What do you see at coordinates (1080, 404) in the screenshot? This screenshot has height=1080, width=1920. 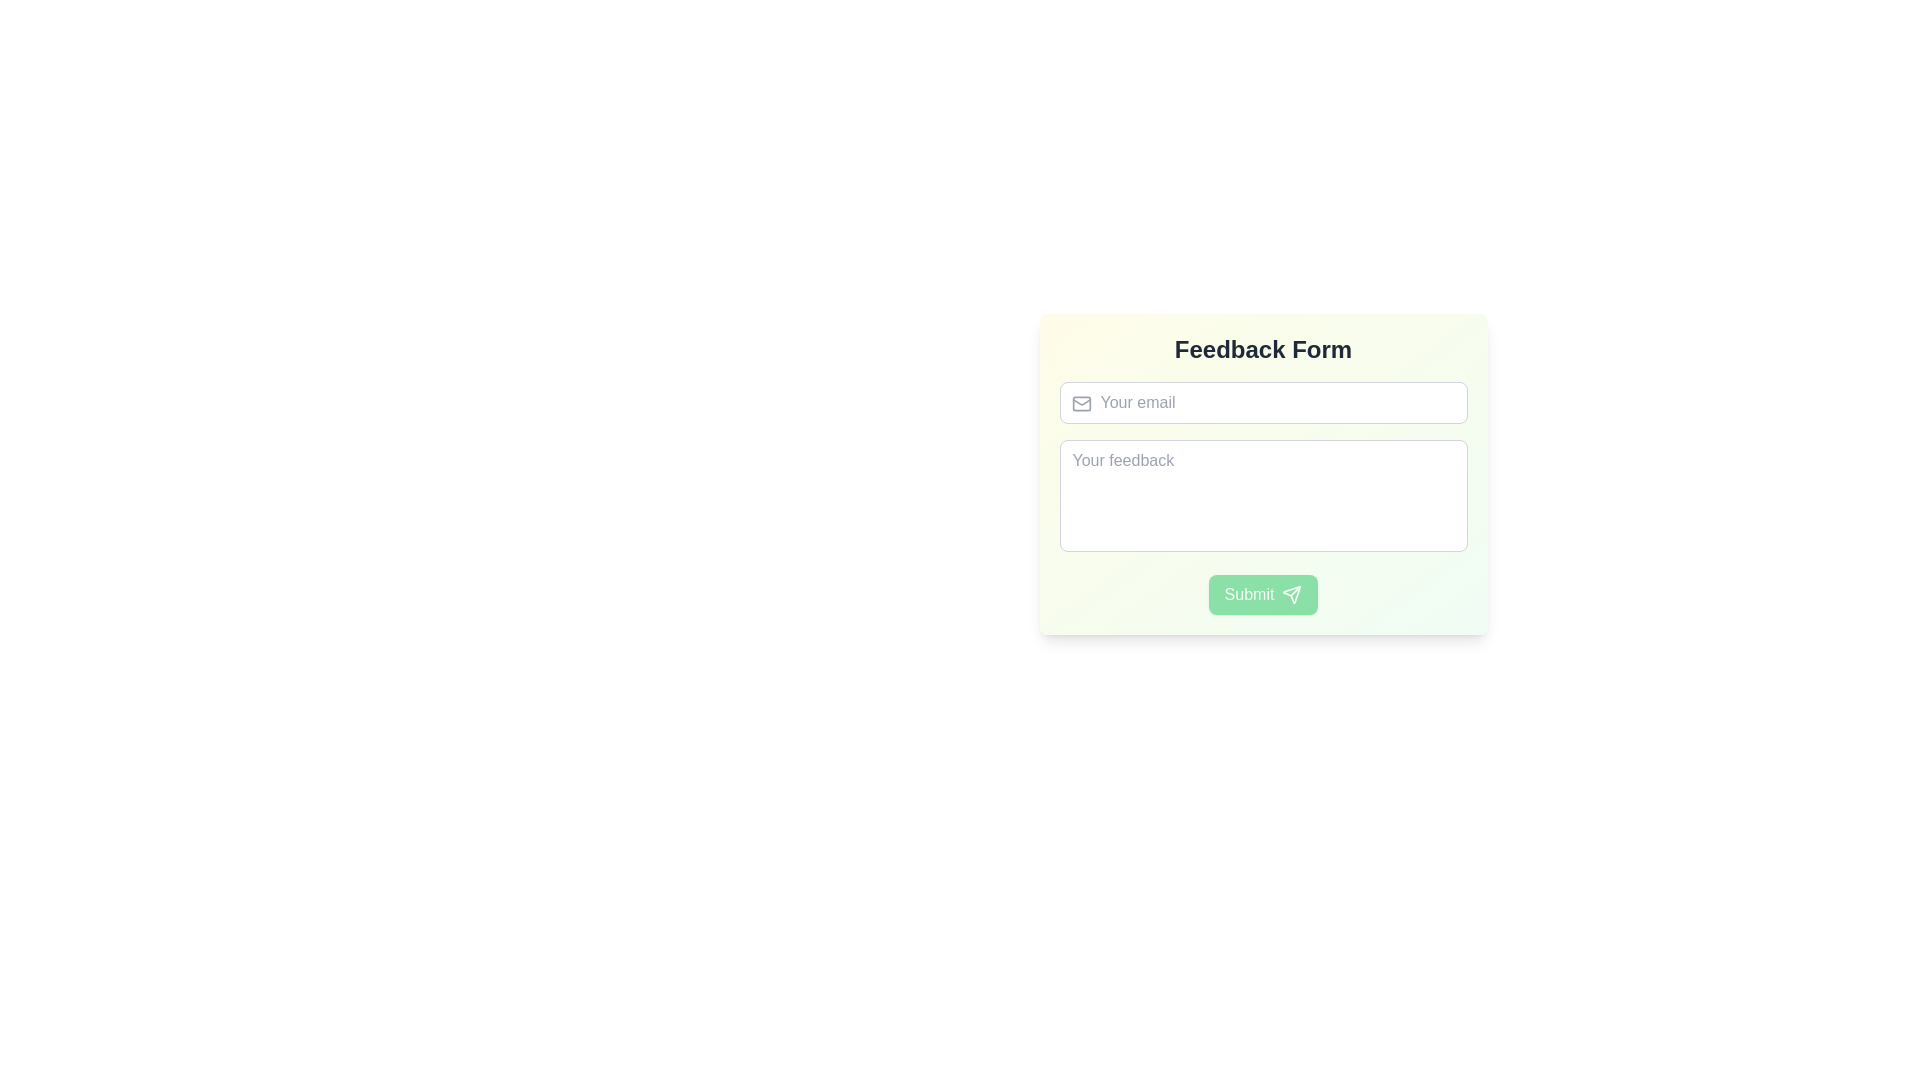 I see `the Decorative SVG shape within the mail icon, which is a rounded rectangle located to the left of the email input field in the feedback form` at bounding box center [1080, 404].